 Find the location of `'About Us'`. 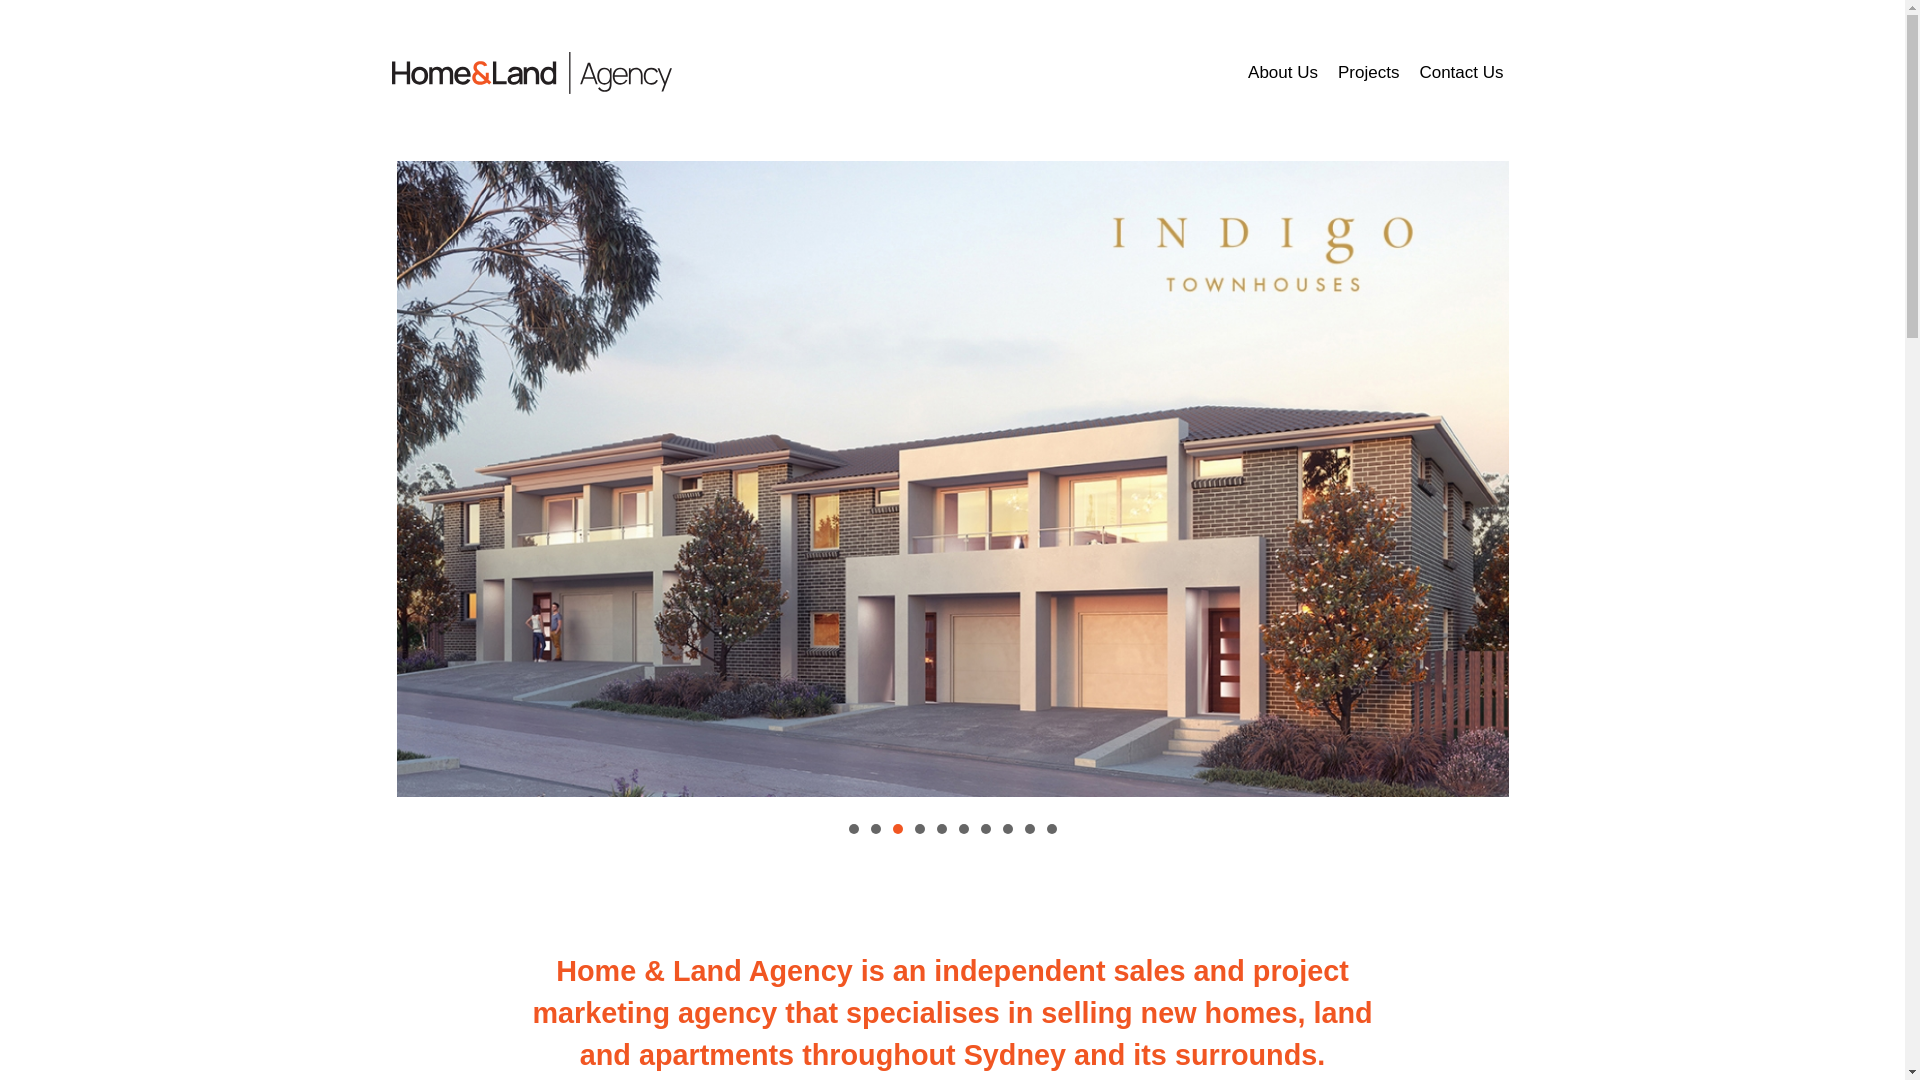

'About Us' is located at coordinates (1282, 72).